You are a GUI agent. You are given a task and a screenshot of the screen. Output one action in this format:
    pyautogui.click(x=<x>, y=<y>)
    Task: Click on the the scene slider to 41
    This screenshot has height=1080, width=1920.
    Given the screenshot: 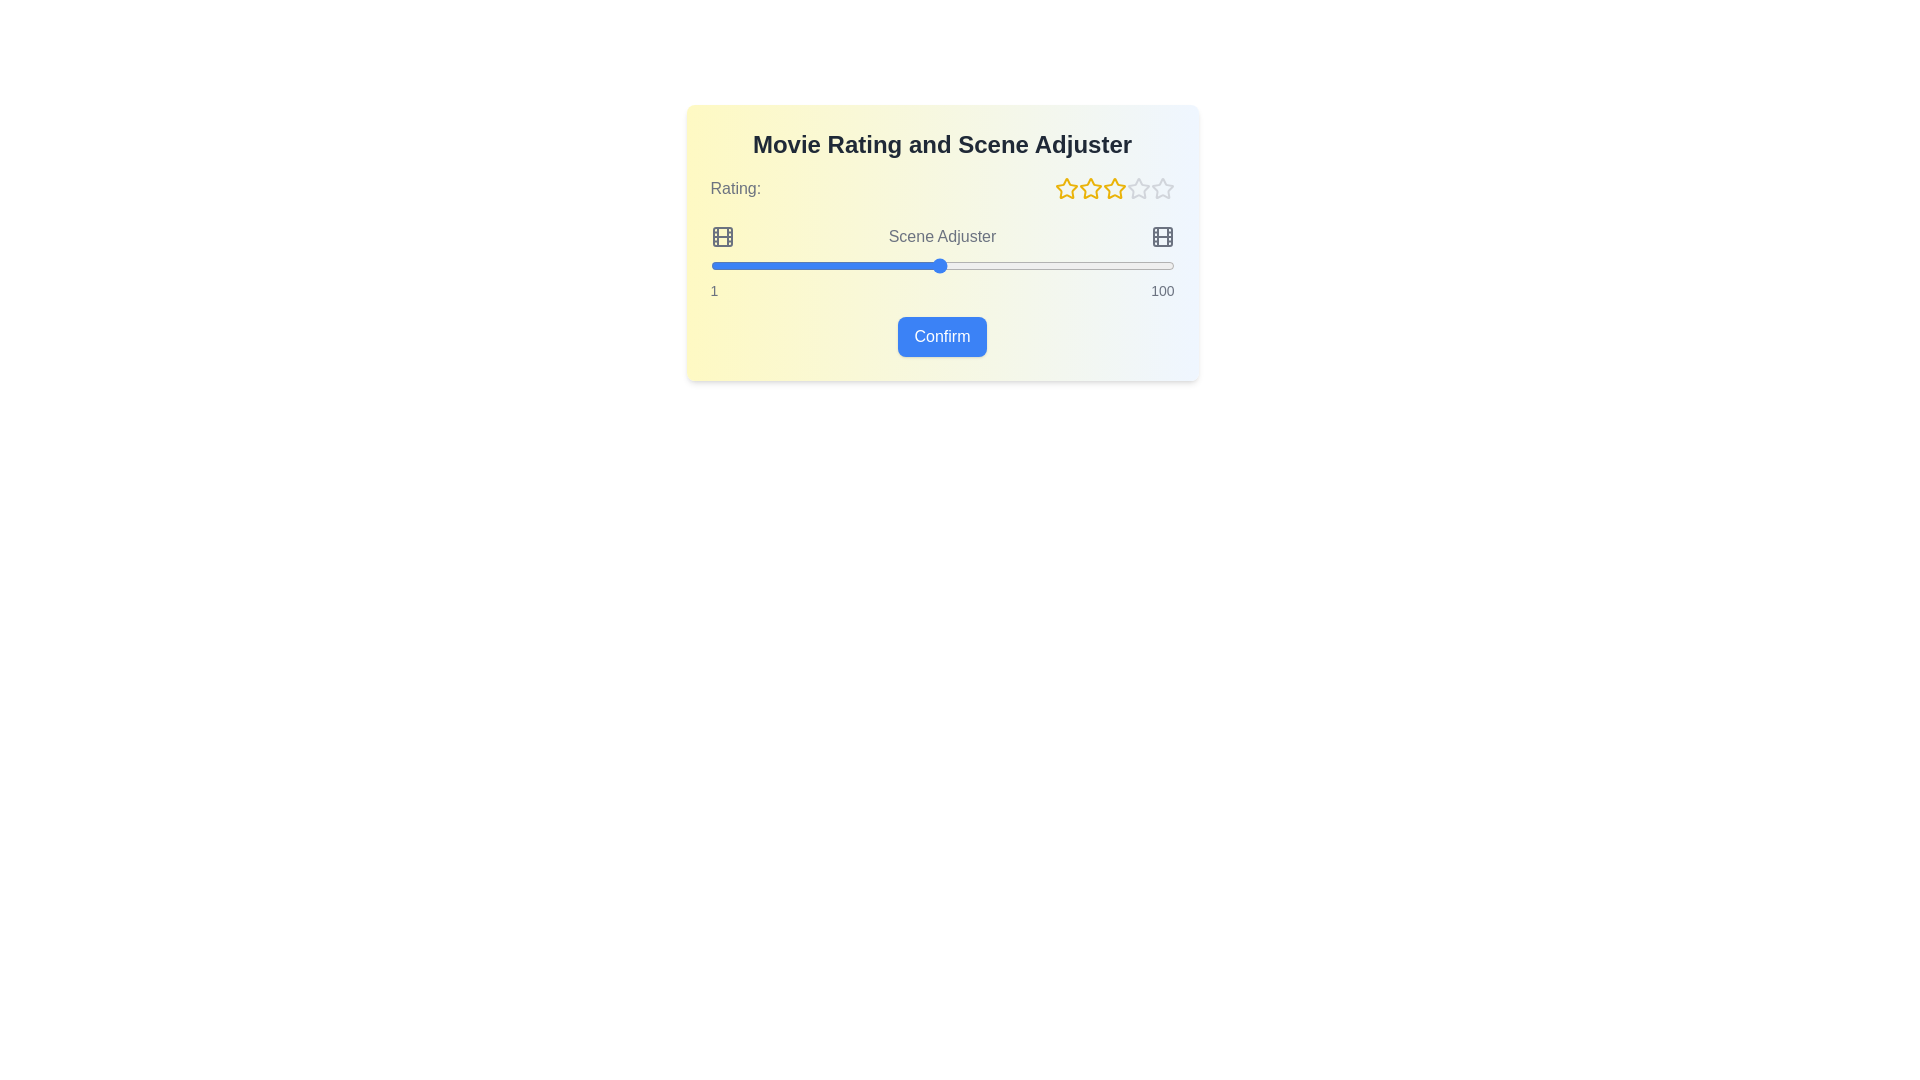 What is the action you would take?
    pyautogui.click(x=896, y=265)
    